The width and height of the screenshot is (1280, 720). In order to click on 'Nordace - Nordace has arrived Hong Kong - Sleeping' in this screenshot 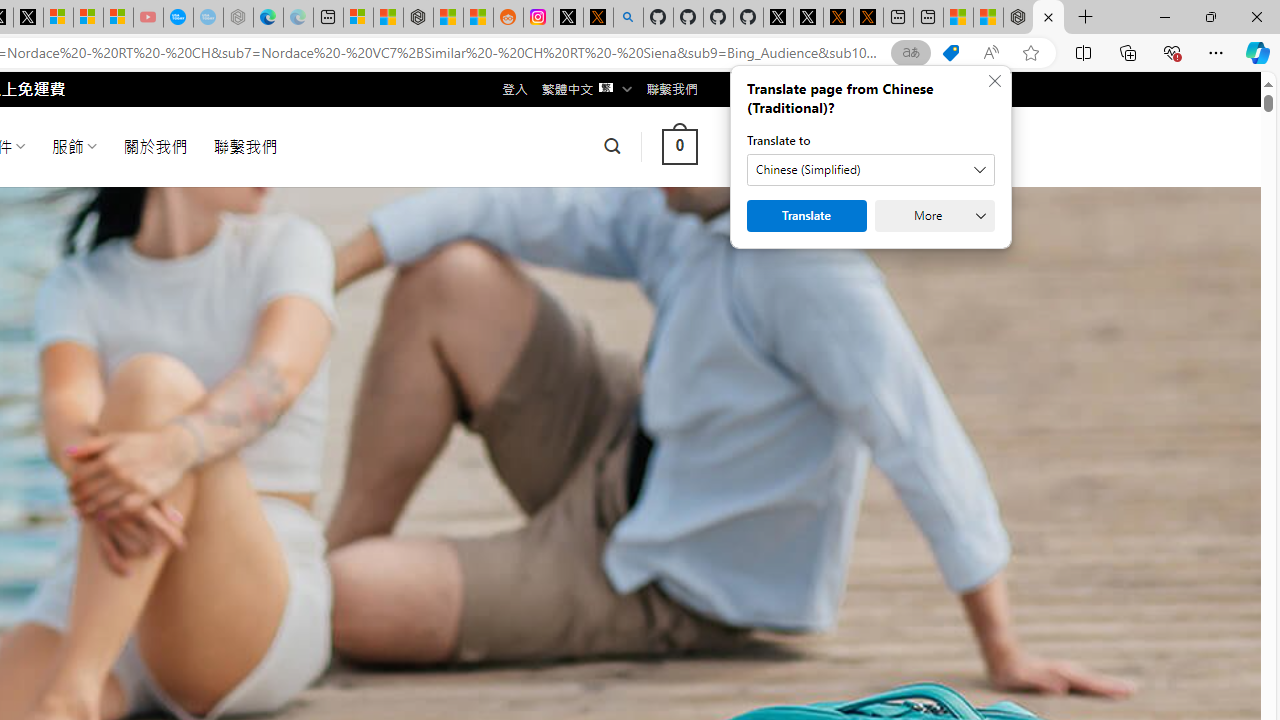, I will do `click(238, 17)`.